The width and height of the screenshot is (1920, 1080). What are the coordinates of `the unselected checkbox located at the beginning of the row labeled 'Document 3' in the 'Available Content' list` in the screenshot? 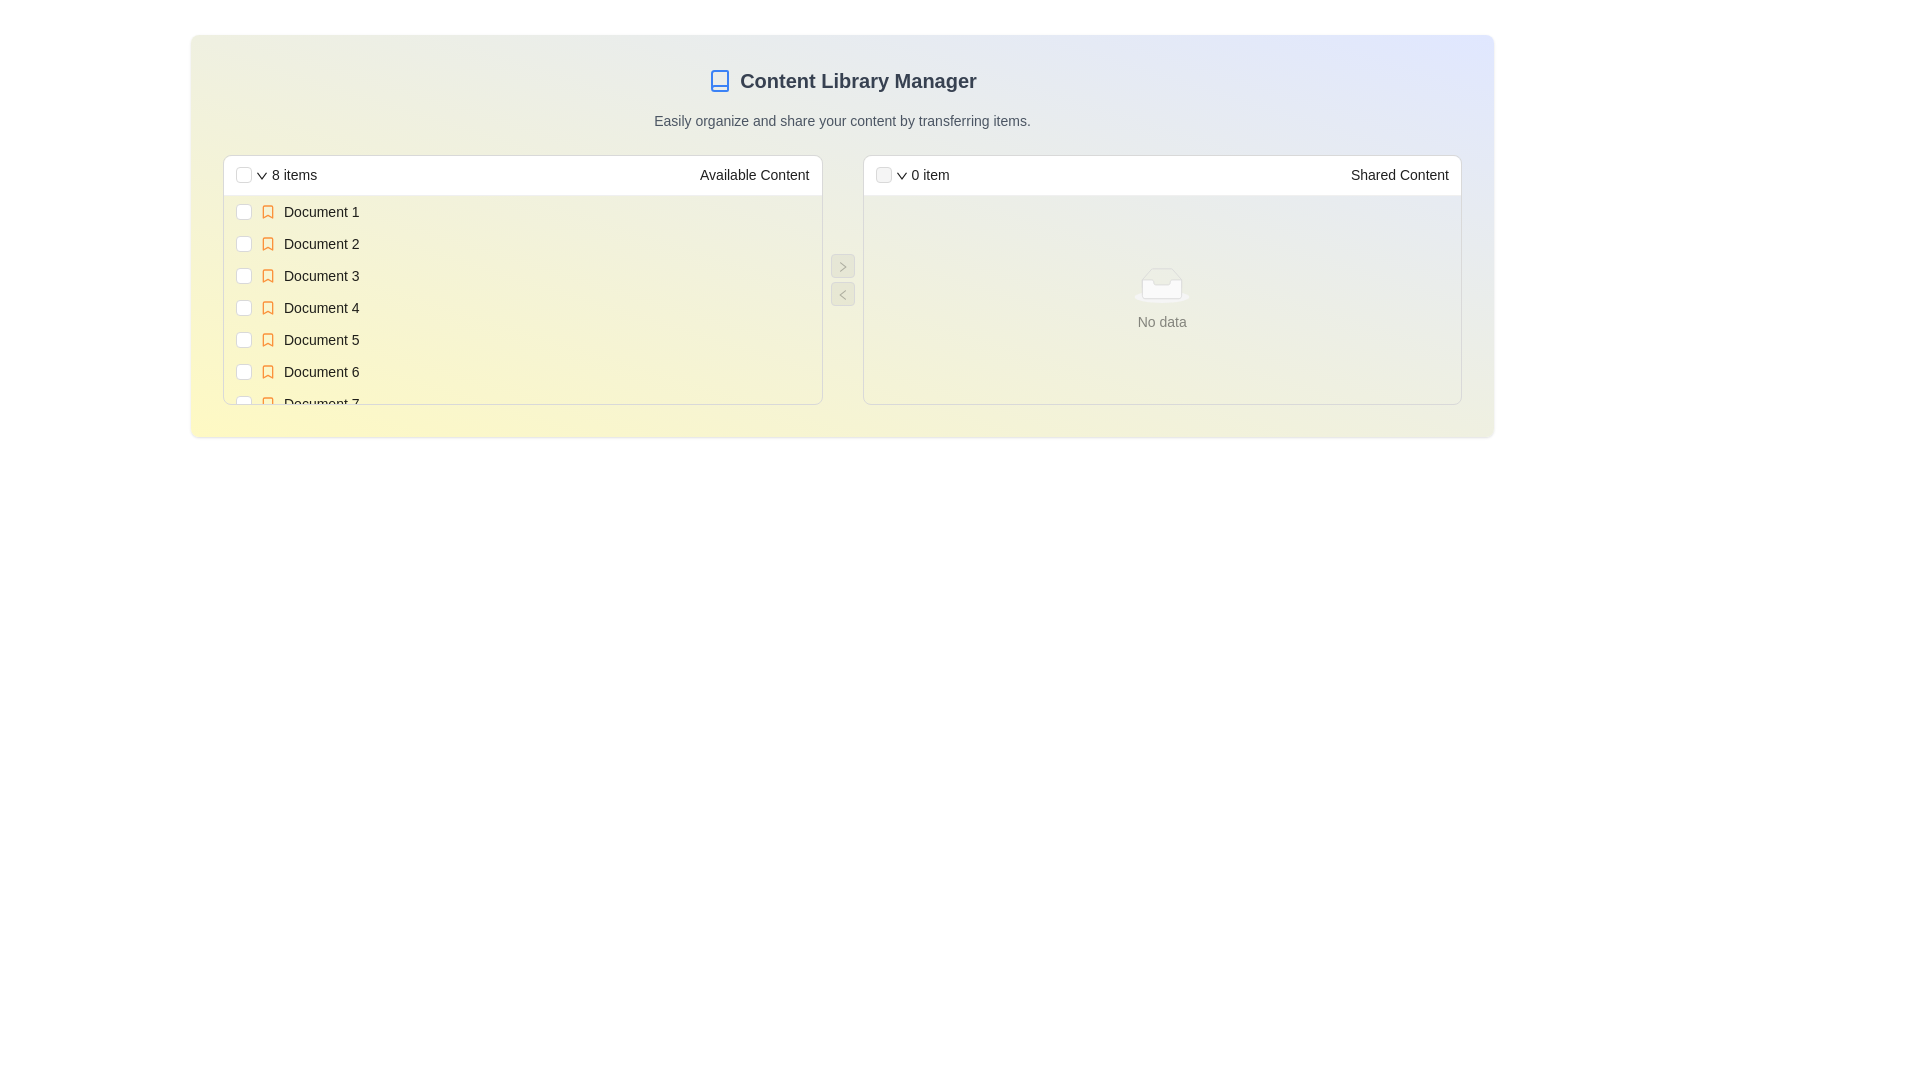 It's located at (243, 276).